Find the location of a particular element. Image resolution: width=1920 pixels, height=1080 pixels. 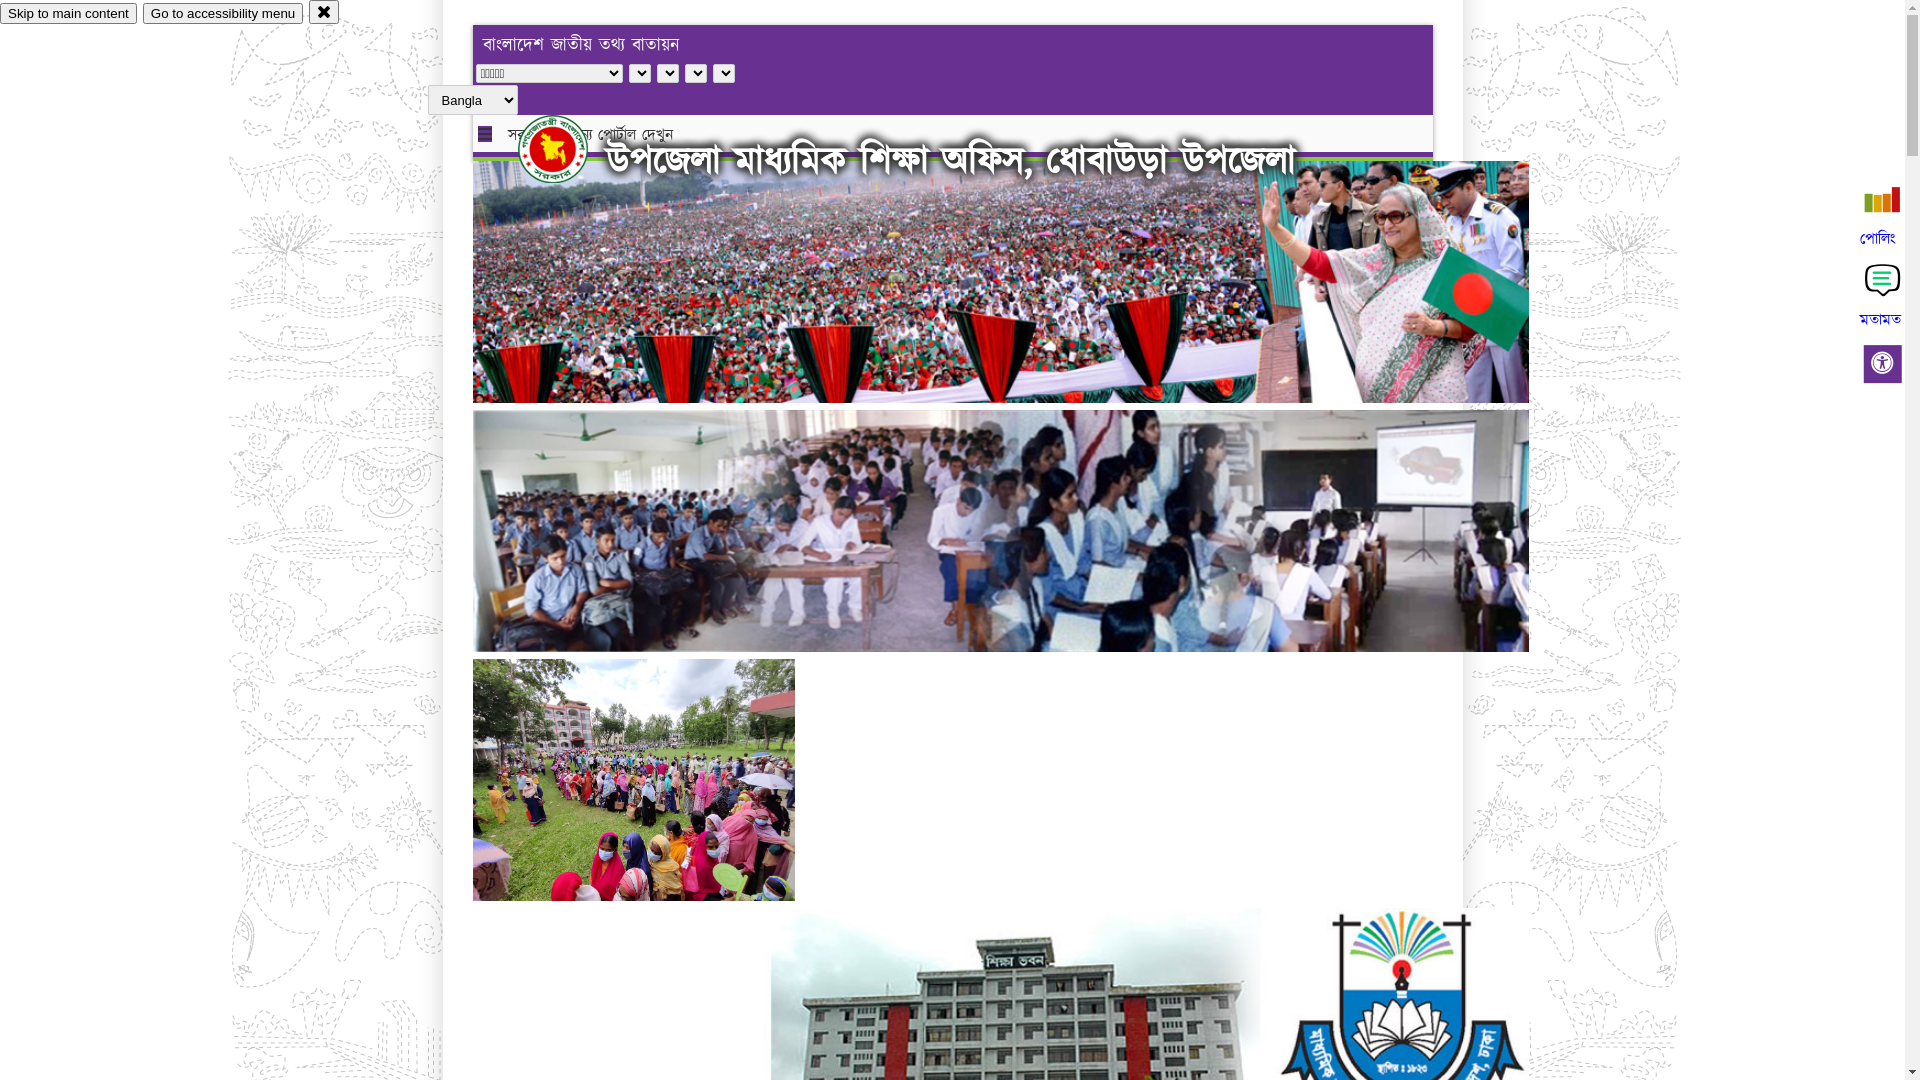

'Go to accessibility menu' is located at coordinates (222, 13).